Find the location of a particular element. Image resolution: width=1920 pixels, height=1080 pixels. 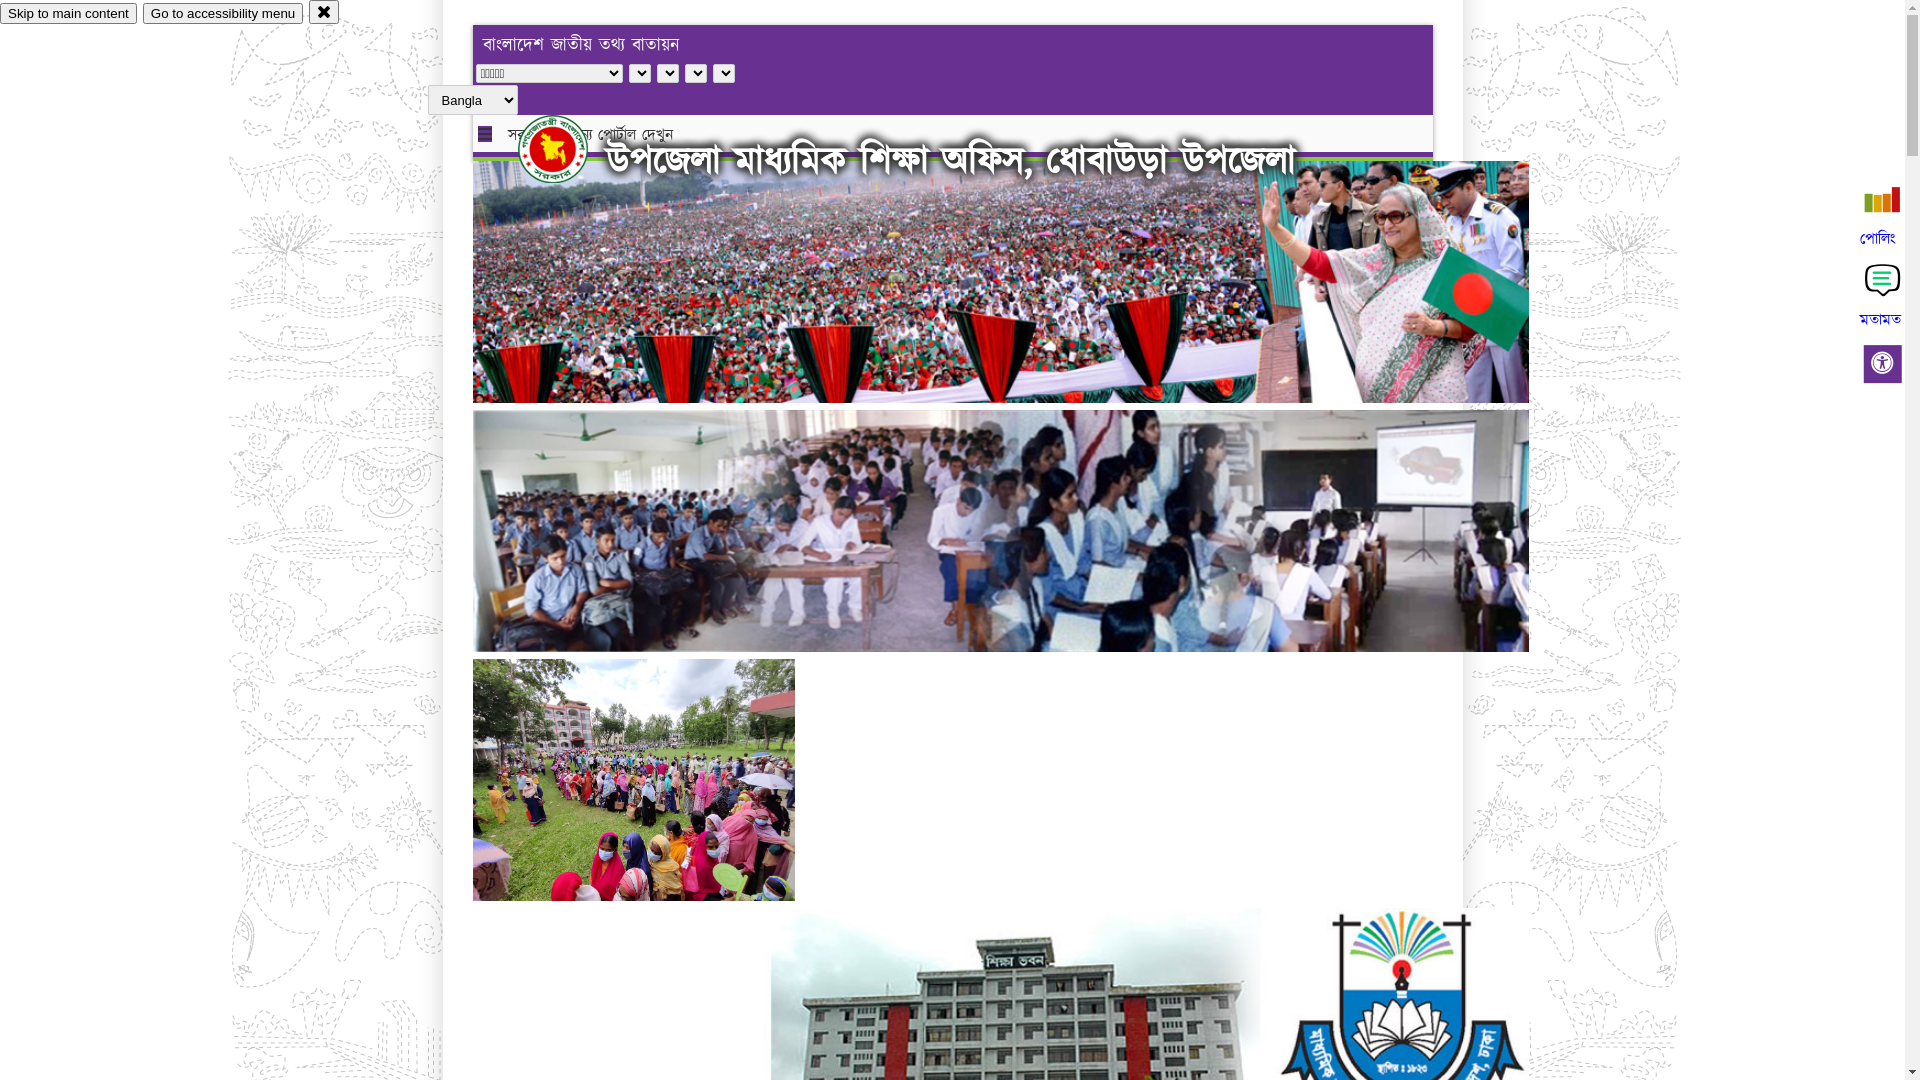

'Go to accessibility menu' is located at coordinates (222, 13).